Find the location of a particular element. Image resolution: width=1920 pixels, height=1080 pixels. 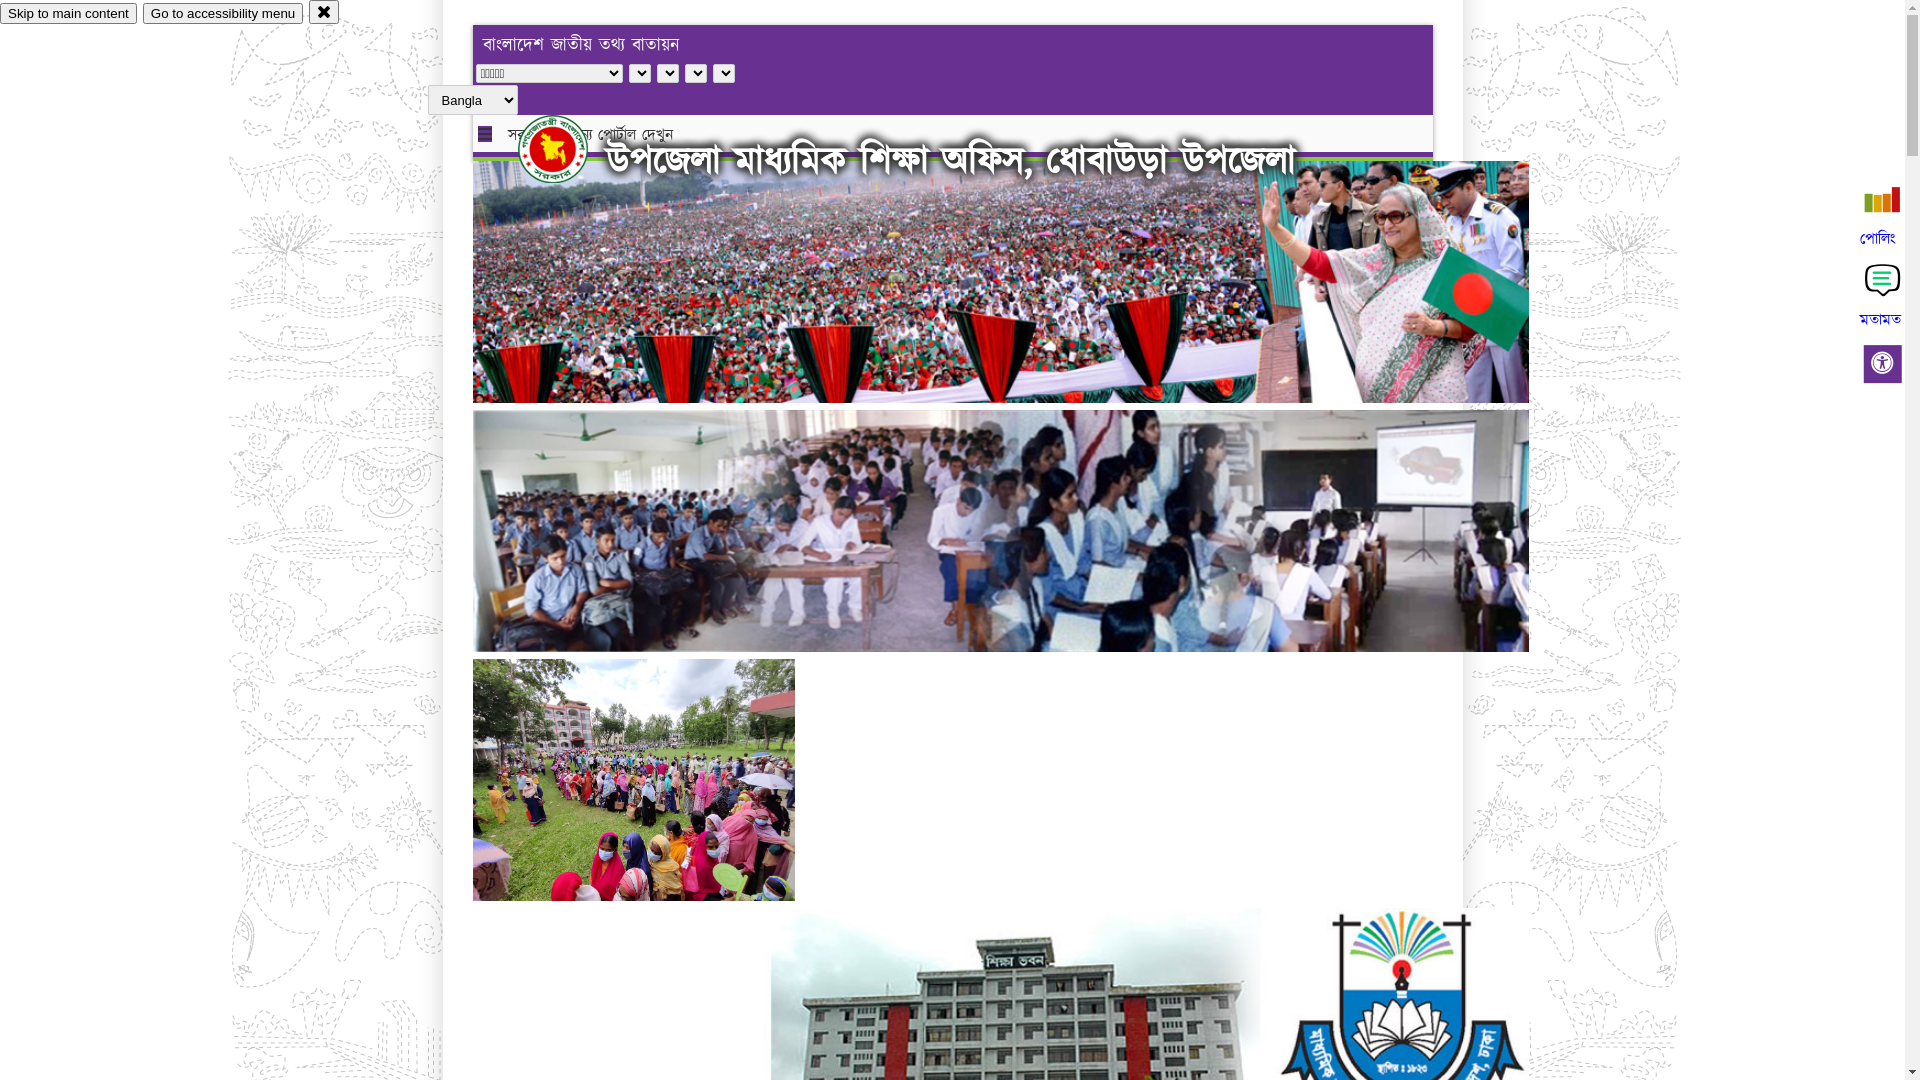

'Go to accessibility menu' is located at coordinates (222, 13).